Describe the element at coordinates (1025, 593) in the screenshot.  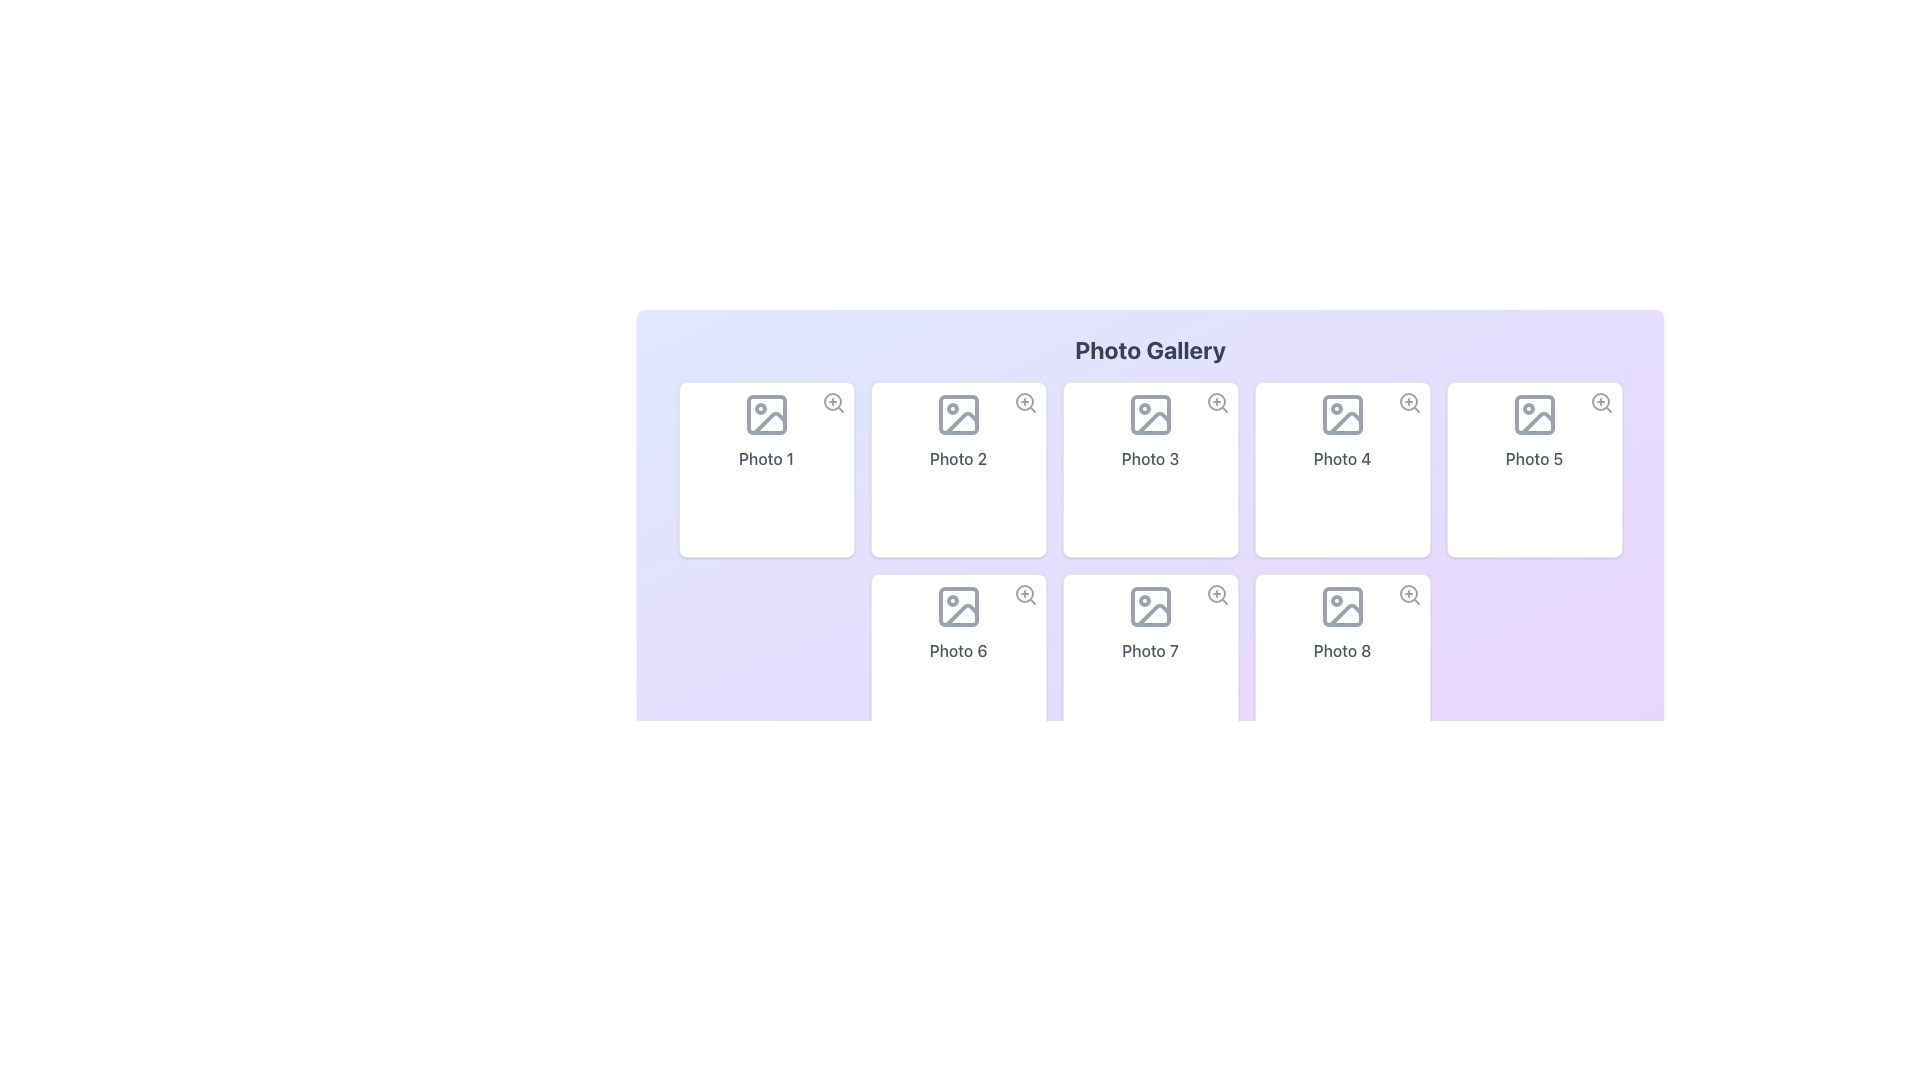
I see `the zoom-in magnifying glass icon located in the top-right corner of the 'Photo 6' card in the gallery layout to enlarge the photo or open it in a detailed view` at that location.